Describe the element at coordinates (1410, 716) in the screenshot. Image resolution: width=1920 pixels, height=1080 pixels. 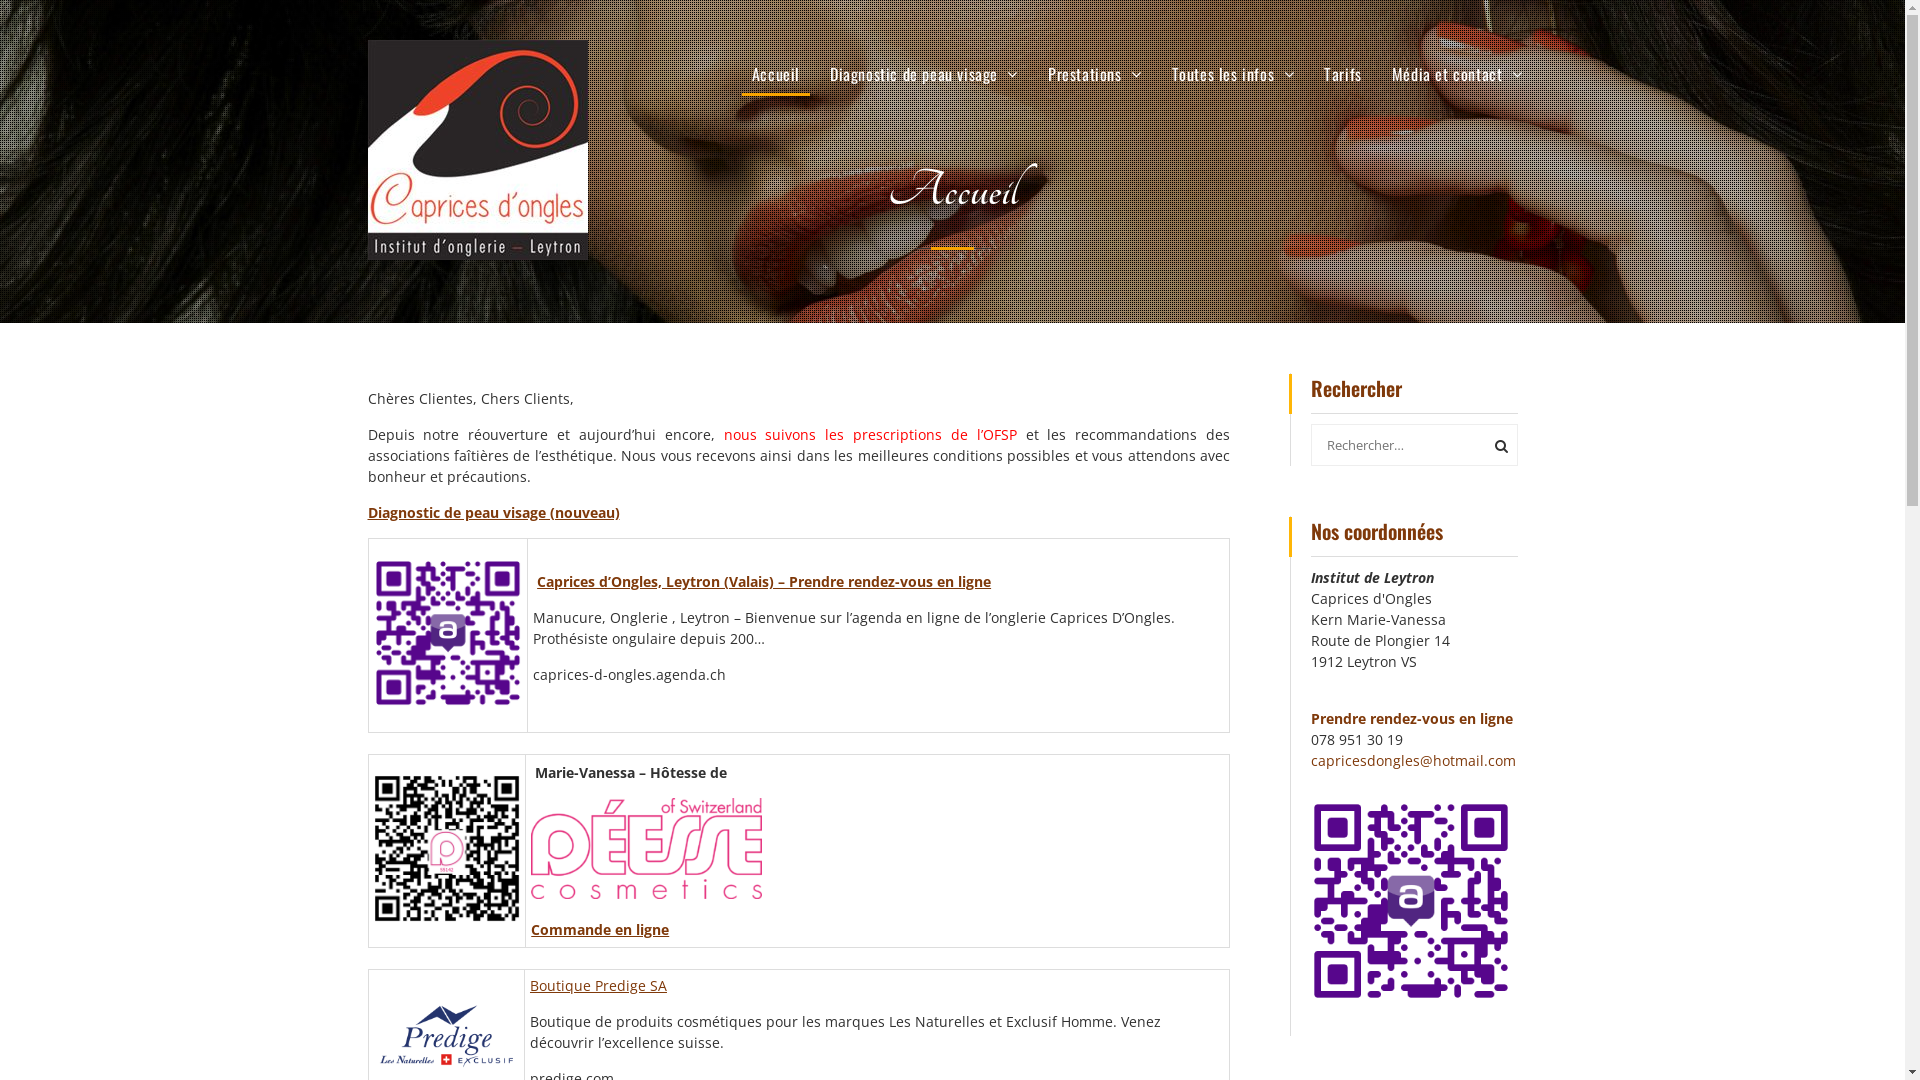
I see `'Prendre rendez-vous en ligne'` at that location.